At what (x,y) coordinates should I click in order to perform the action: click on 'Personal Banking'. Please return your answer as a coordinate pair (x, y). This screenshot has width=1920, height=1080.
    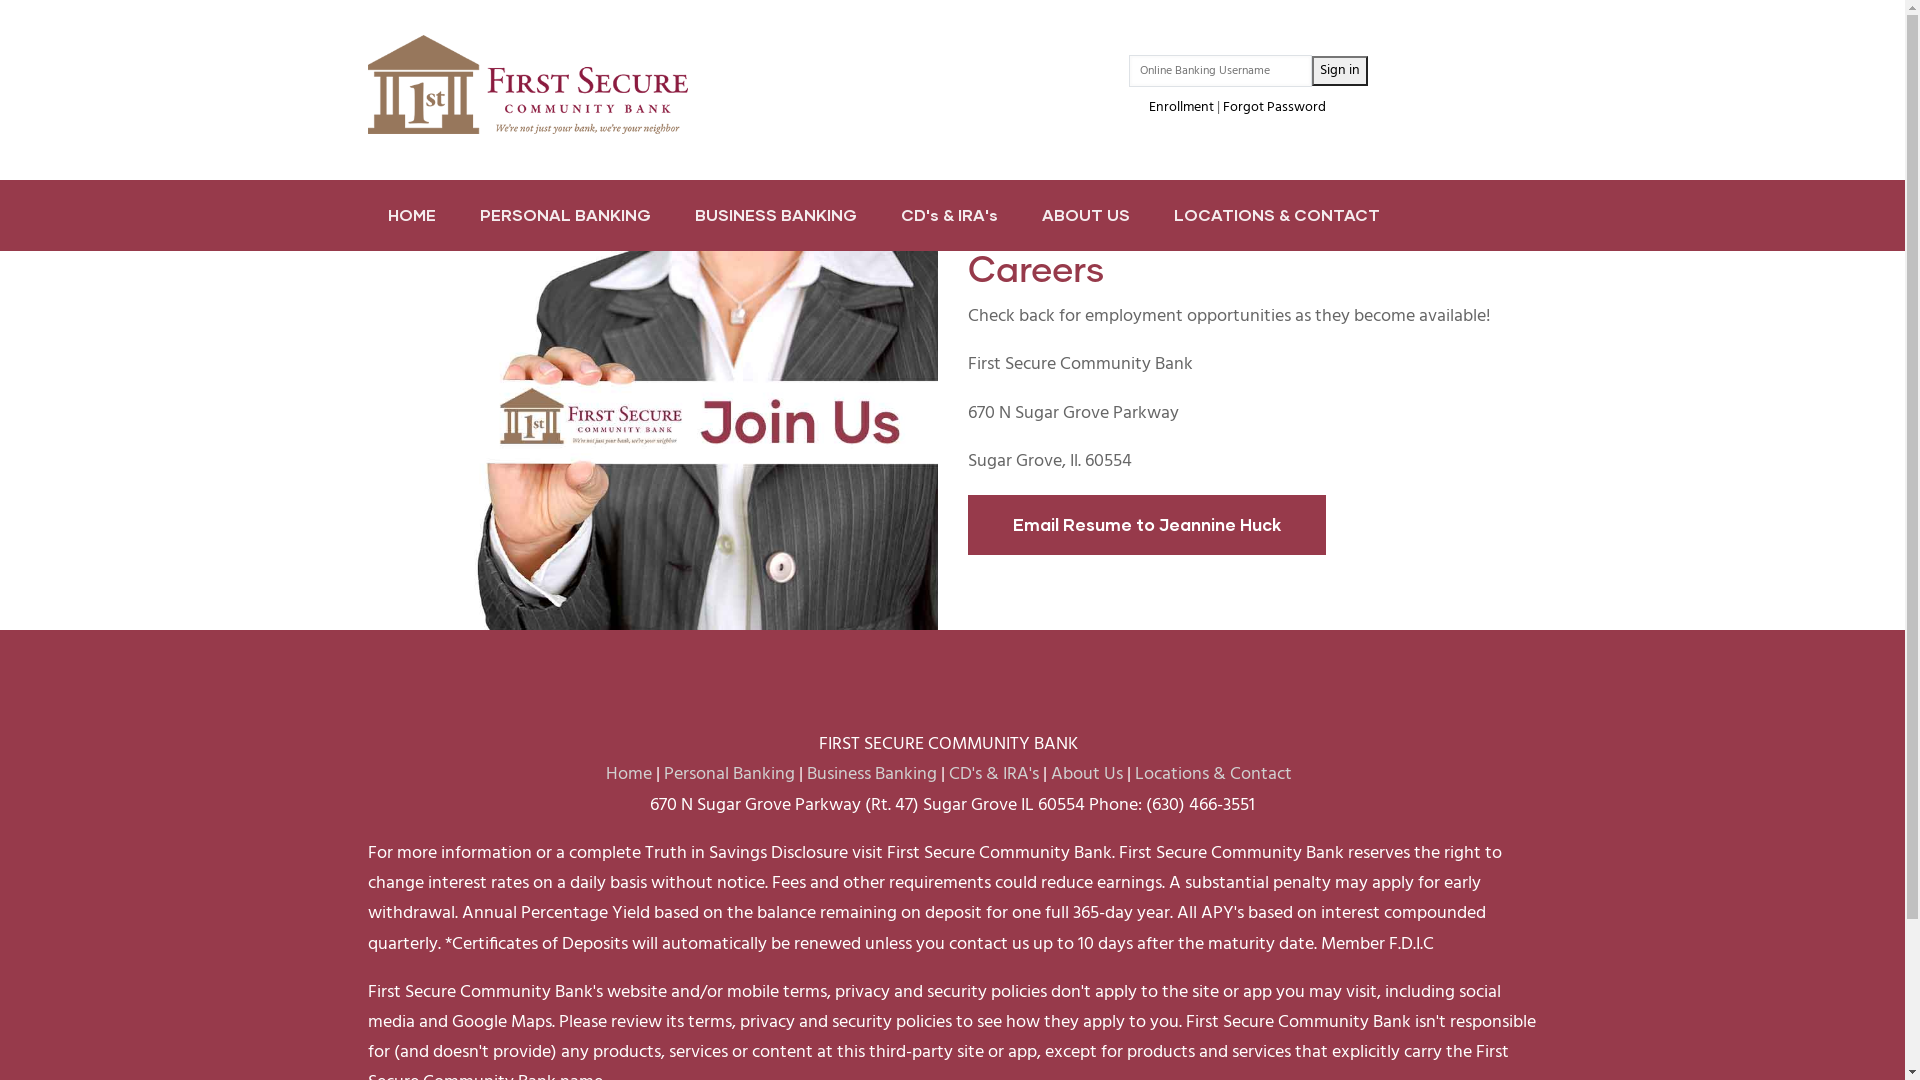
    Looking at the image, I should click on (728, 773).